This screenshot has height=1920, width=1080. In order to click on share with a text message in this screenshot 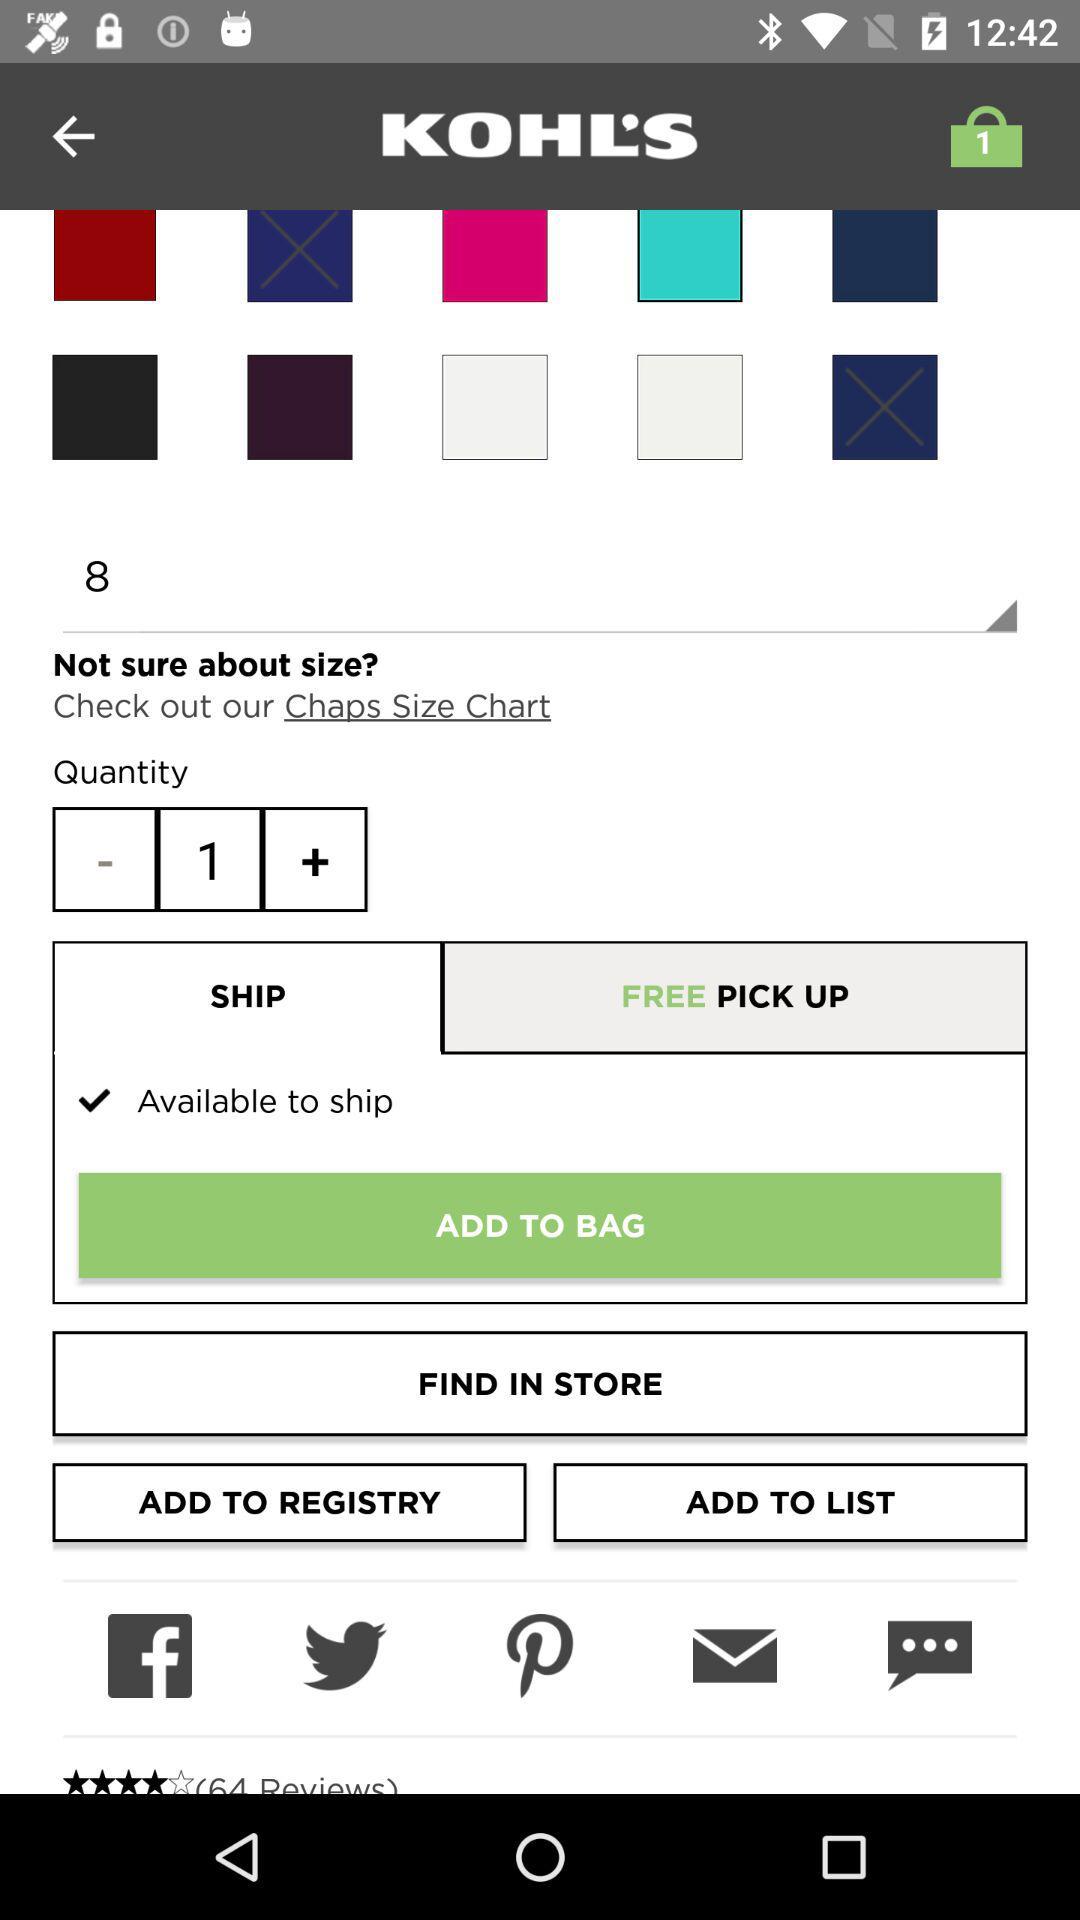, I will do `click(929, 1656)`.